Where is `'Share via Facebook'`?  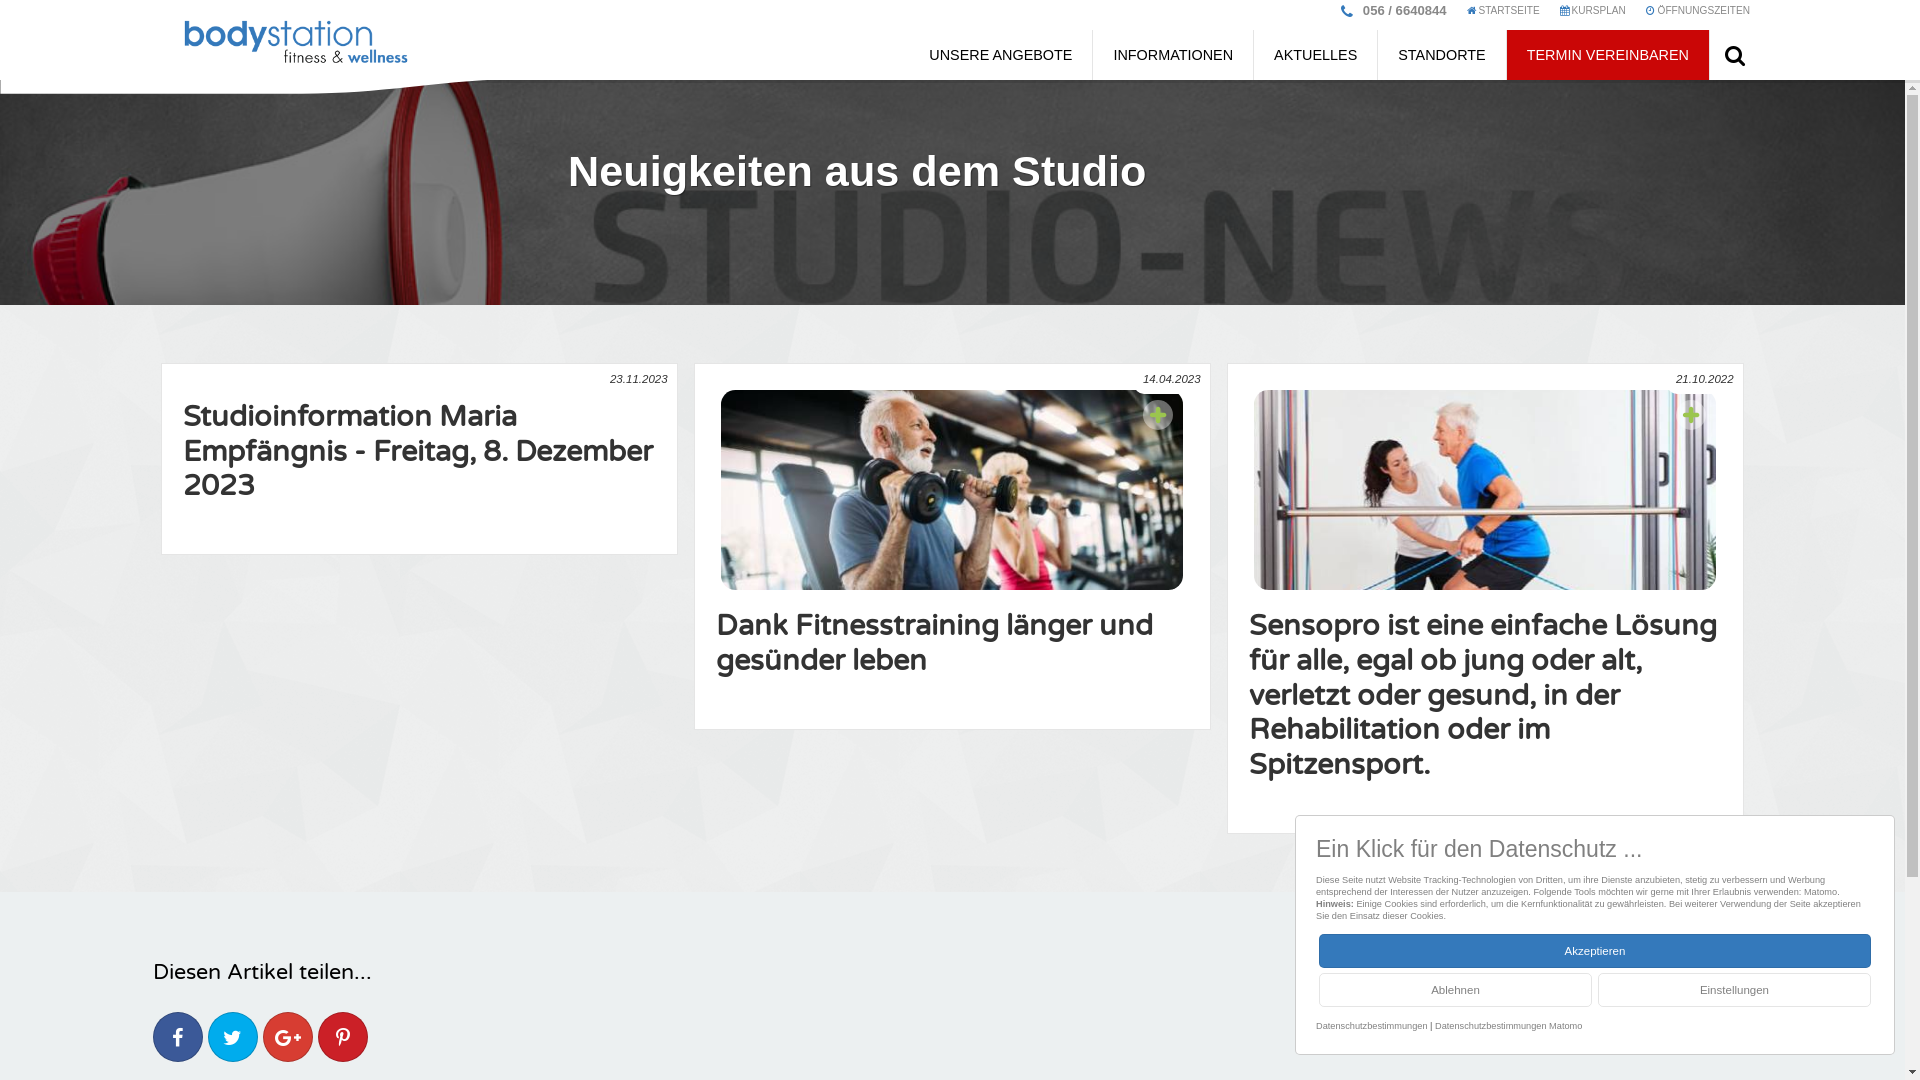 'Share via Facebook' is located at coordinates (177, 1036).